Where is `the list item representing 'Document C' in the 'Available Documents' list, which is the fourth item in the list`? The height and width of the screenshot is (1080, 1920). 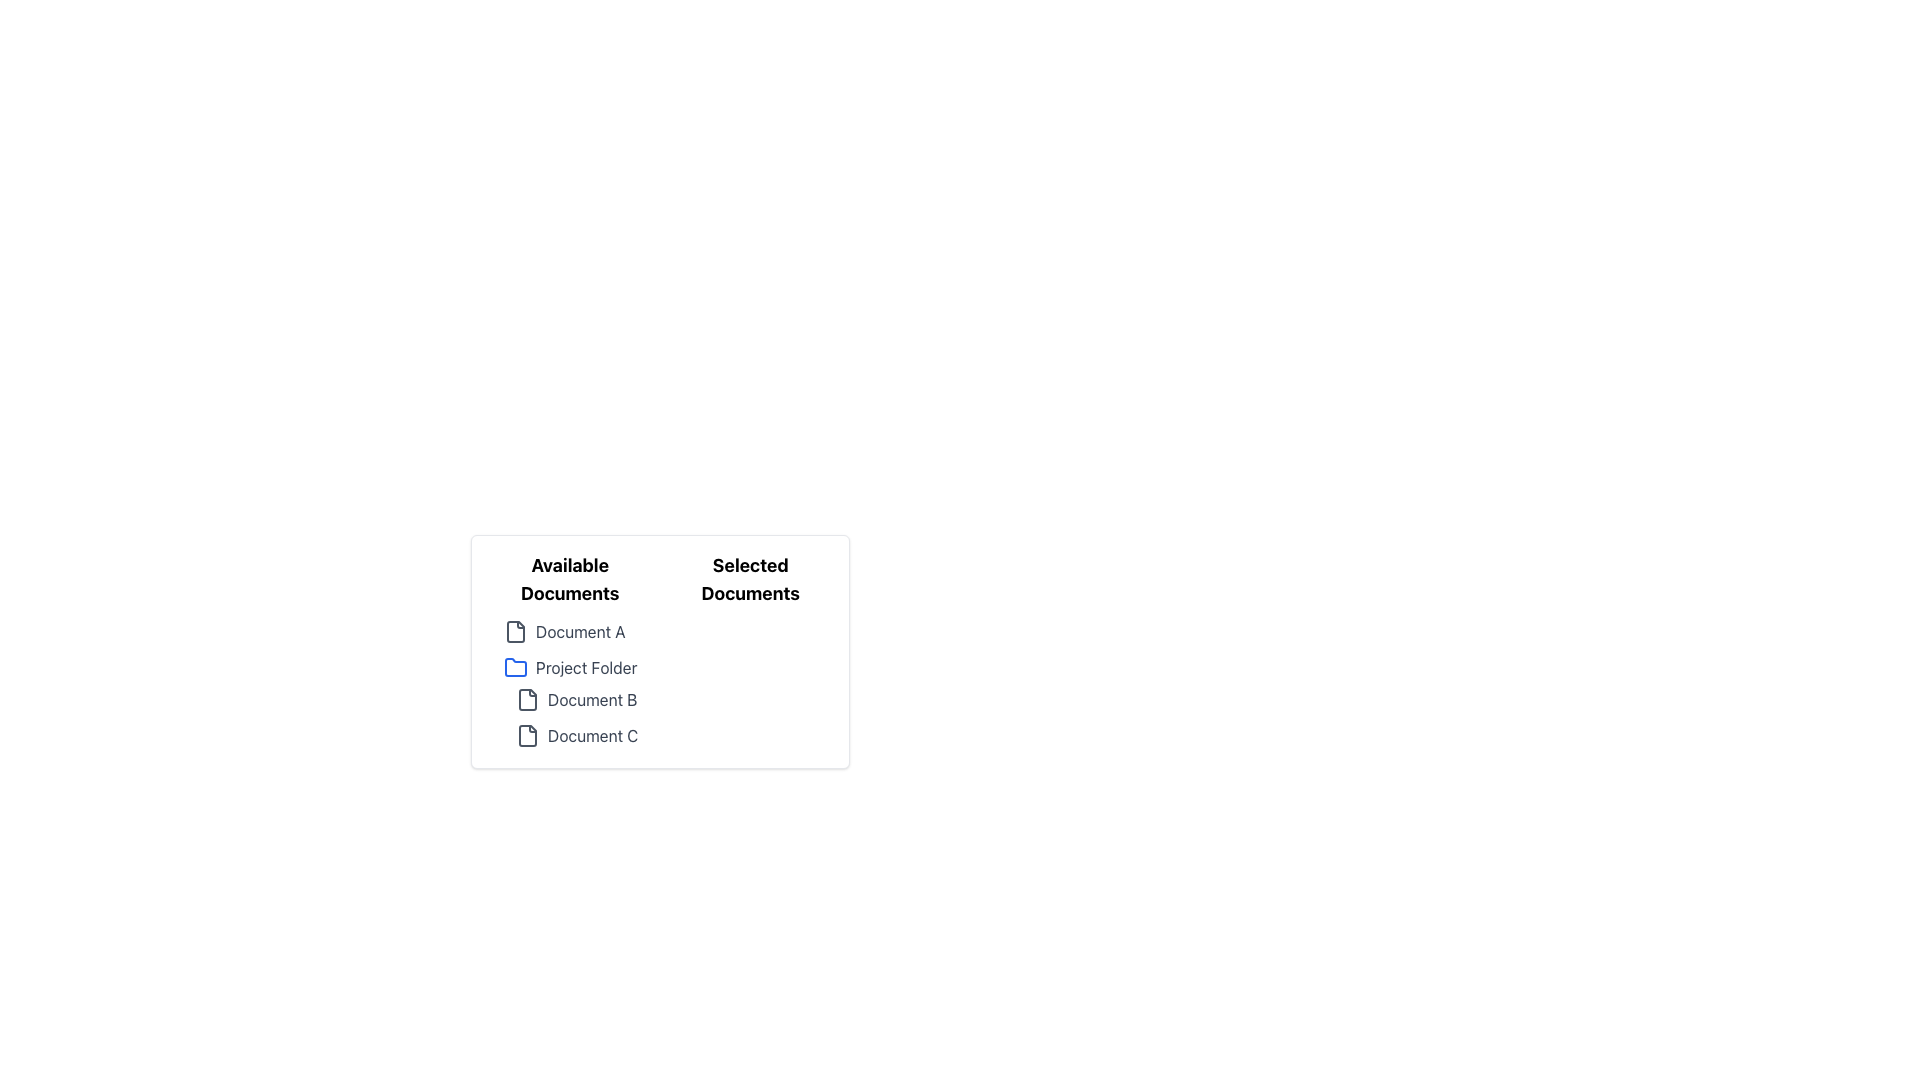 the list item representing 'Document C' in the 'Available Documents' list, which is the fourth item in the list is located at coordinates (581, 736).